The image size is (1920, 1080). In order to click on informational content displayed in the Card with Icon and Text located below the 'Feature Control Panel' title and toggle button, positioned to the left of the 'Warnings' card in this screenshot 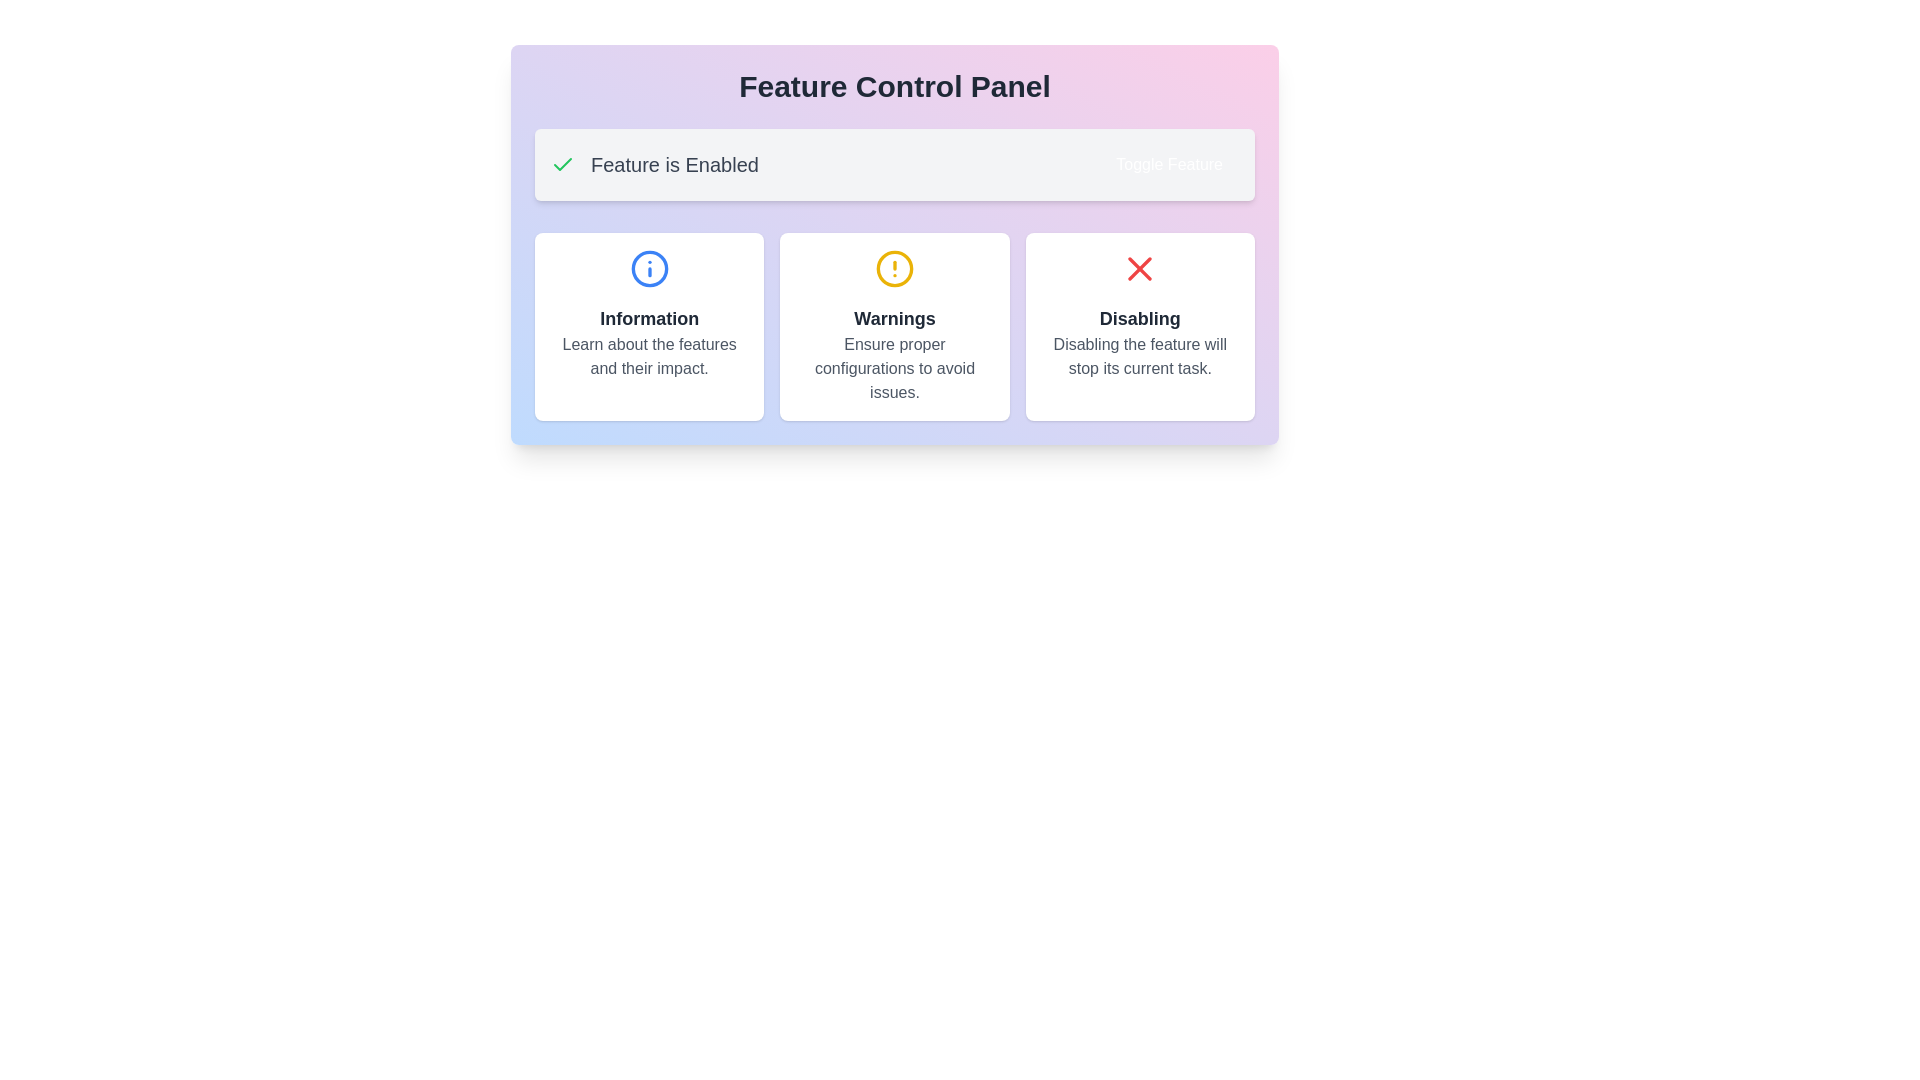, I will do `click(649, 326)`.